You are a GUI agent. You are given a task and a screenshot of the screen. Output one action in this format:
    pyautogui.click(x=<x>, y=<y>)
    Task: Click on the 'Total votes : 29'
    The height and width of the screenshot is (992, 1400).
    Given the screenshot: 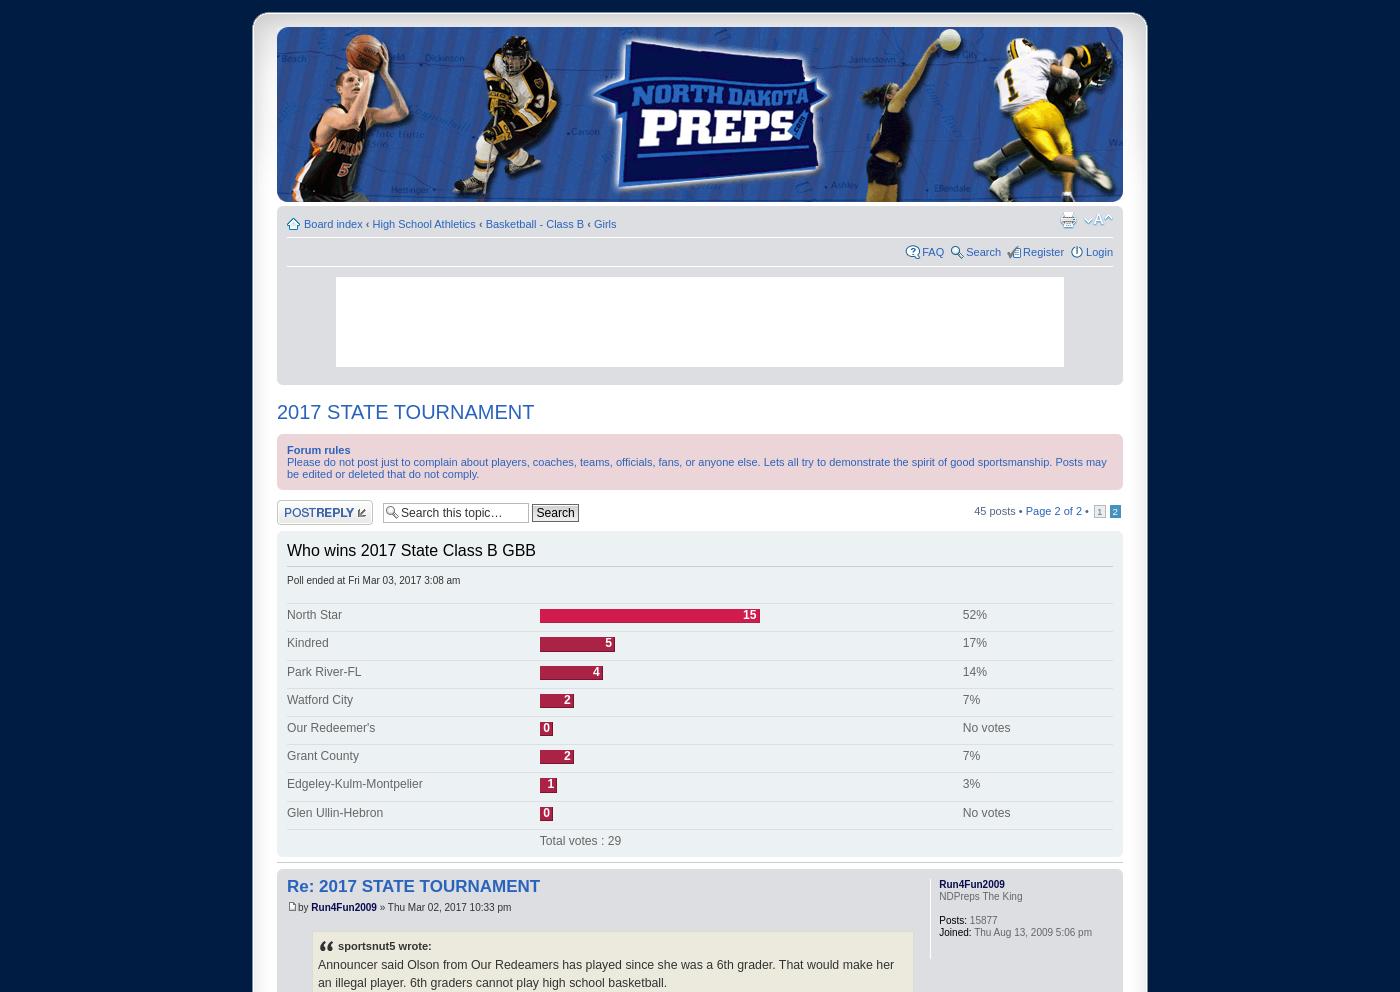 What is the action you would take?
    pyautogui.click(x=580, y=839)
    